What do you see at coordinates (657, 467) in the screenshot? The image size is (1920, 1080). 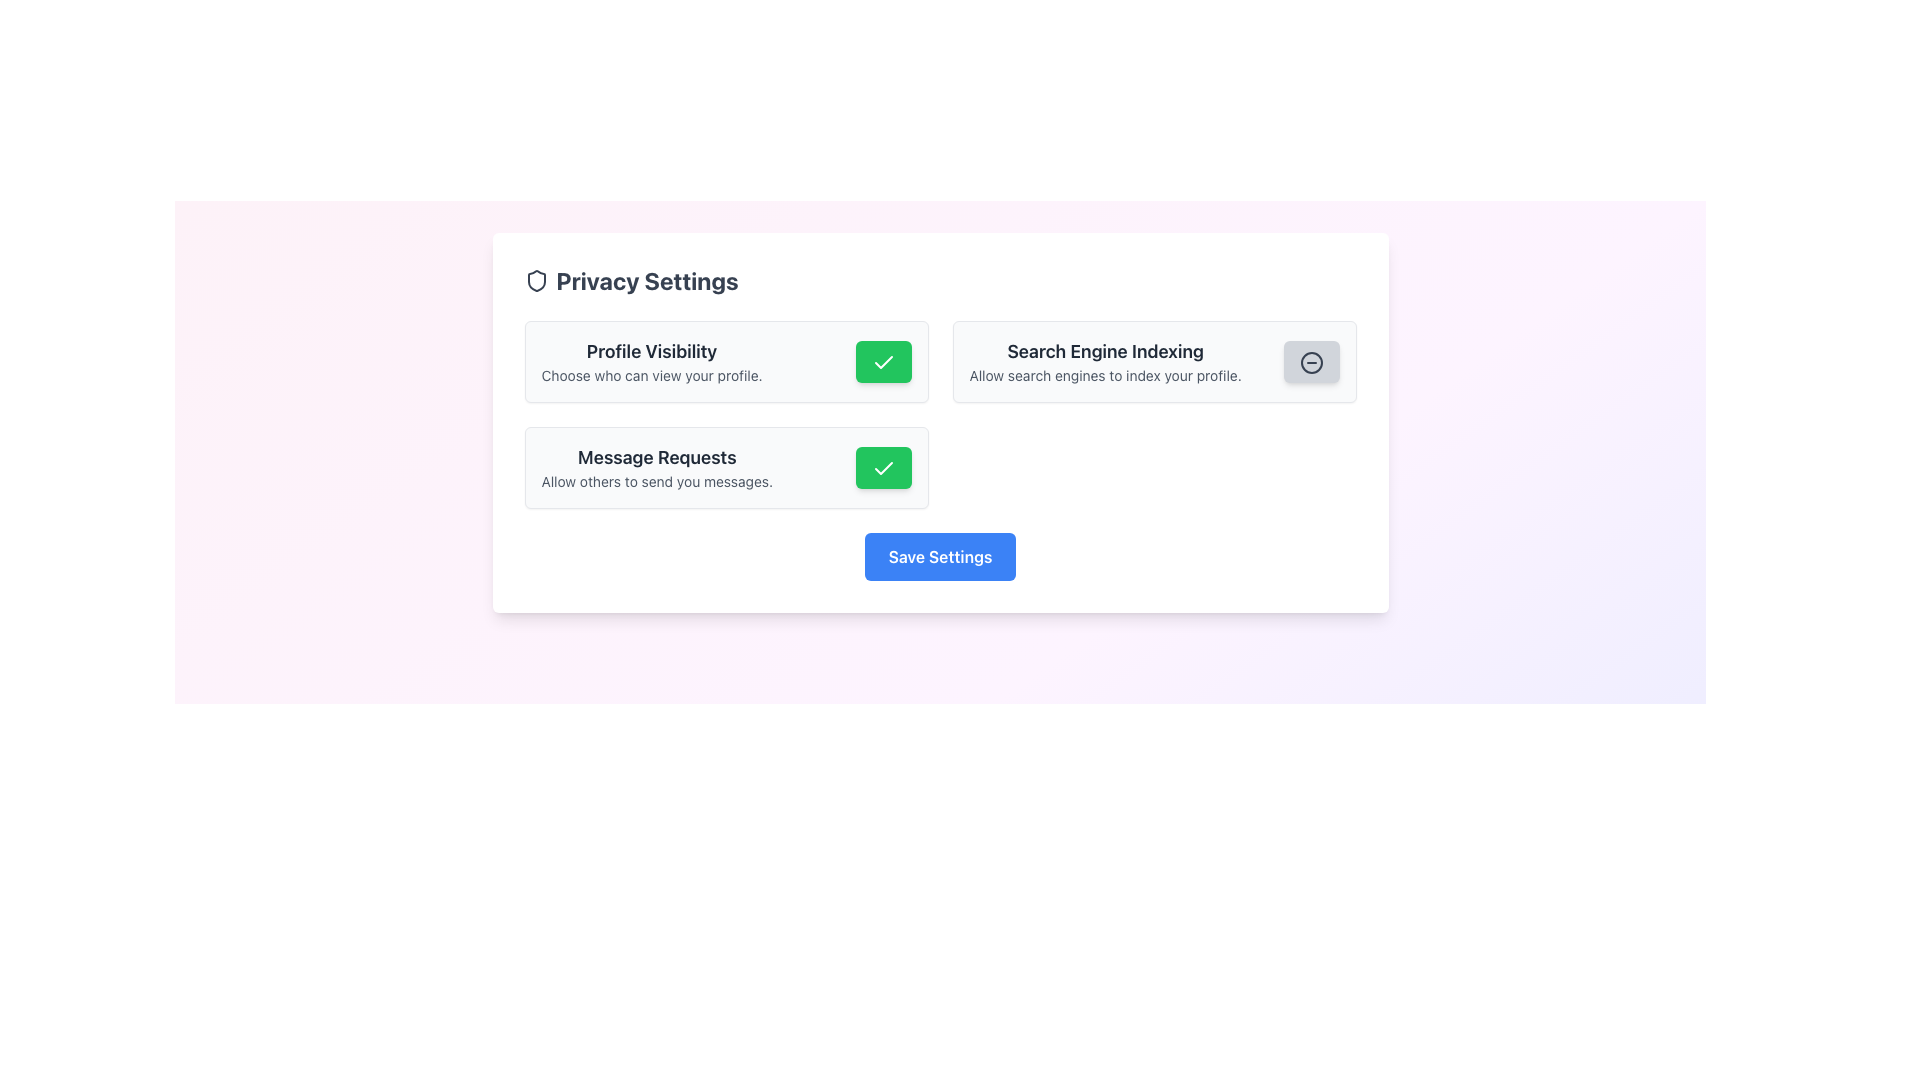 I see `the text label that explains the privacy setting related to handling message requests, located below the 'Profile Visibility' section and to the left of a green checkbox` at bounding box center [657, 467].